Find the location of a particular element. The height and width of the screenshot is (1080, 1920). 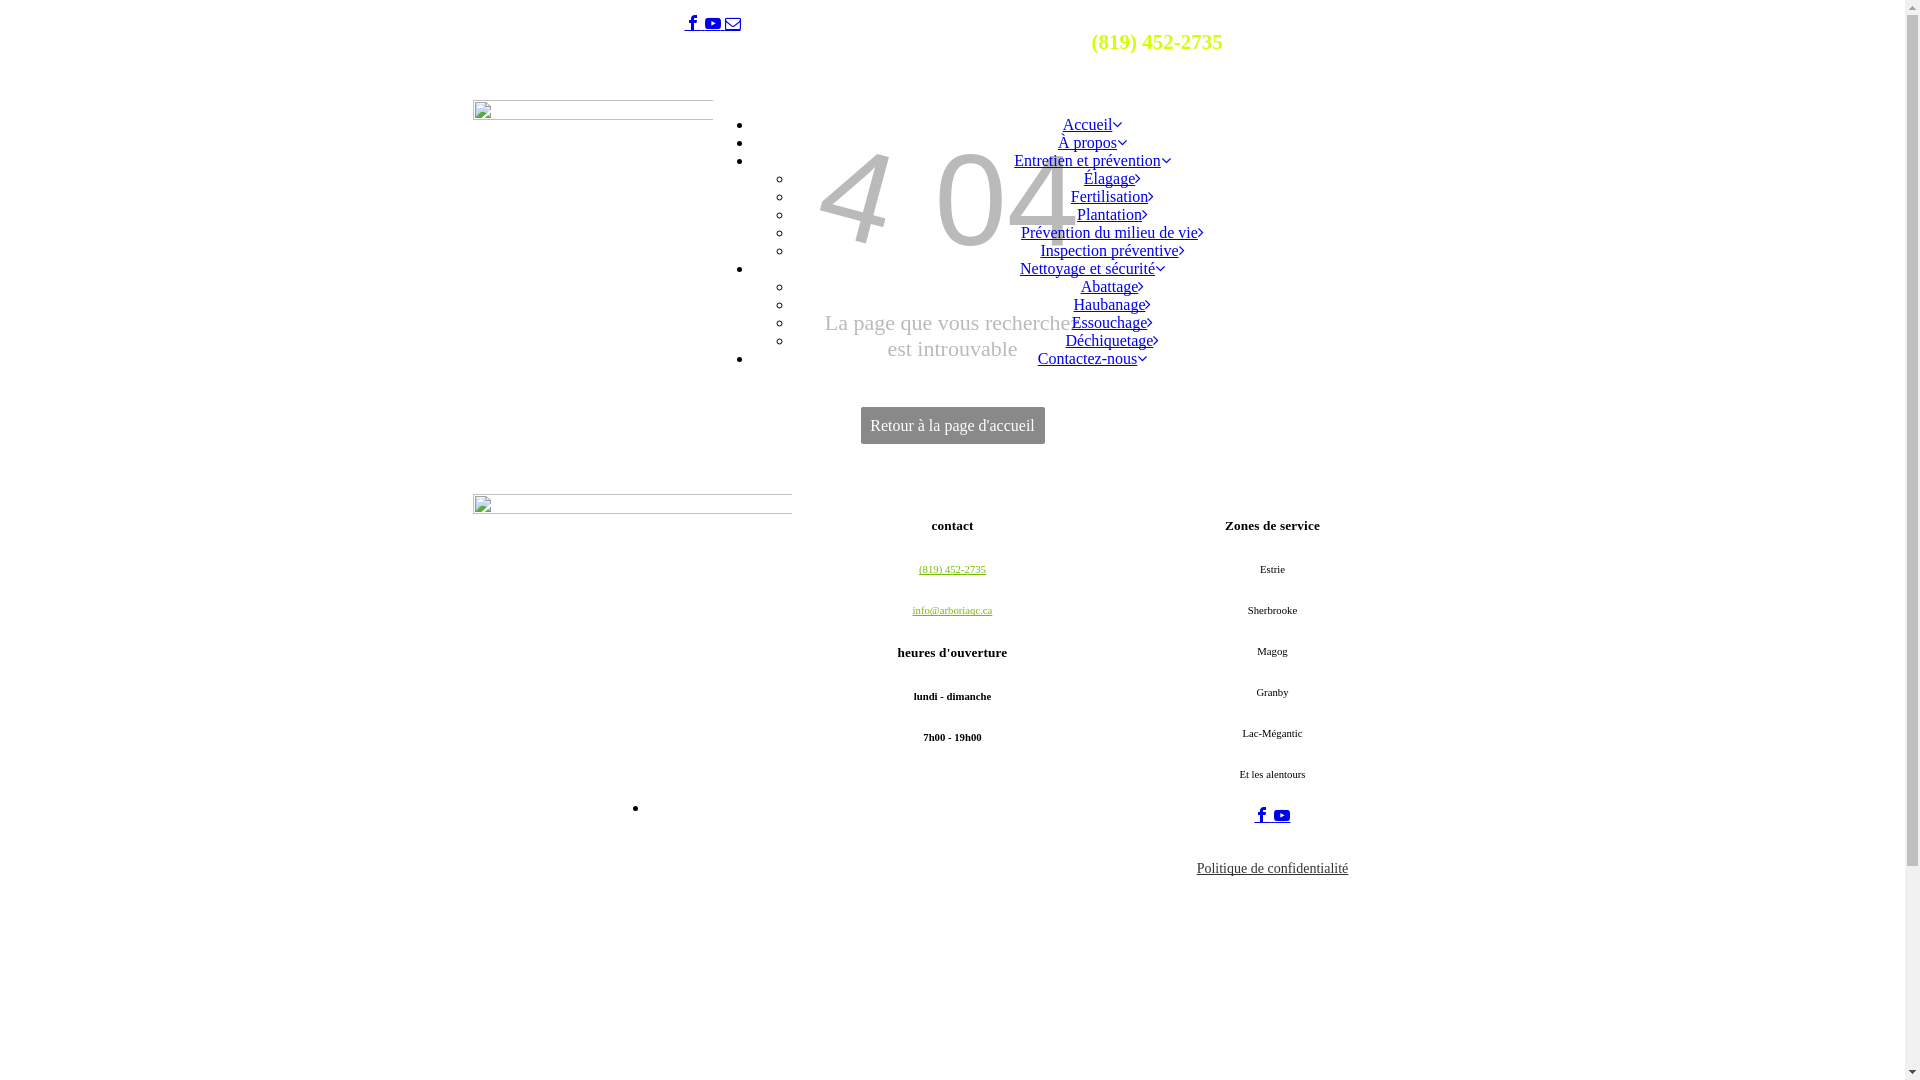

'Accueil' is located at coordinates (1061, 124).